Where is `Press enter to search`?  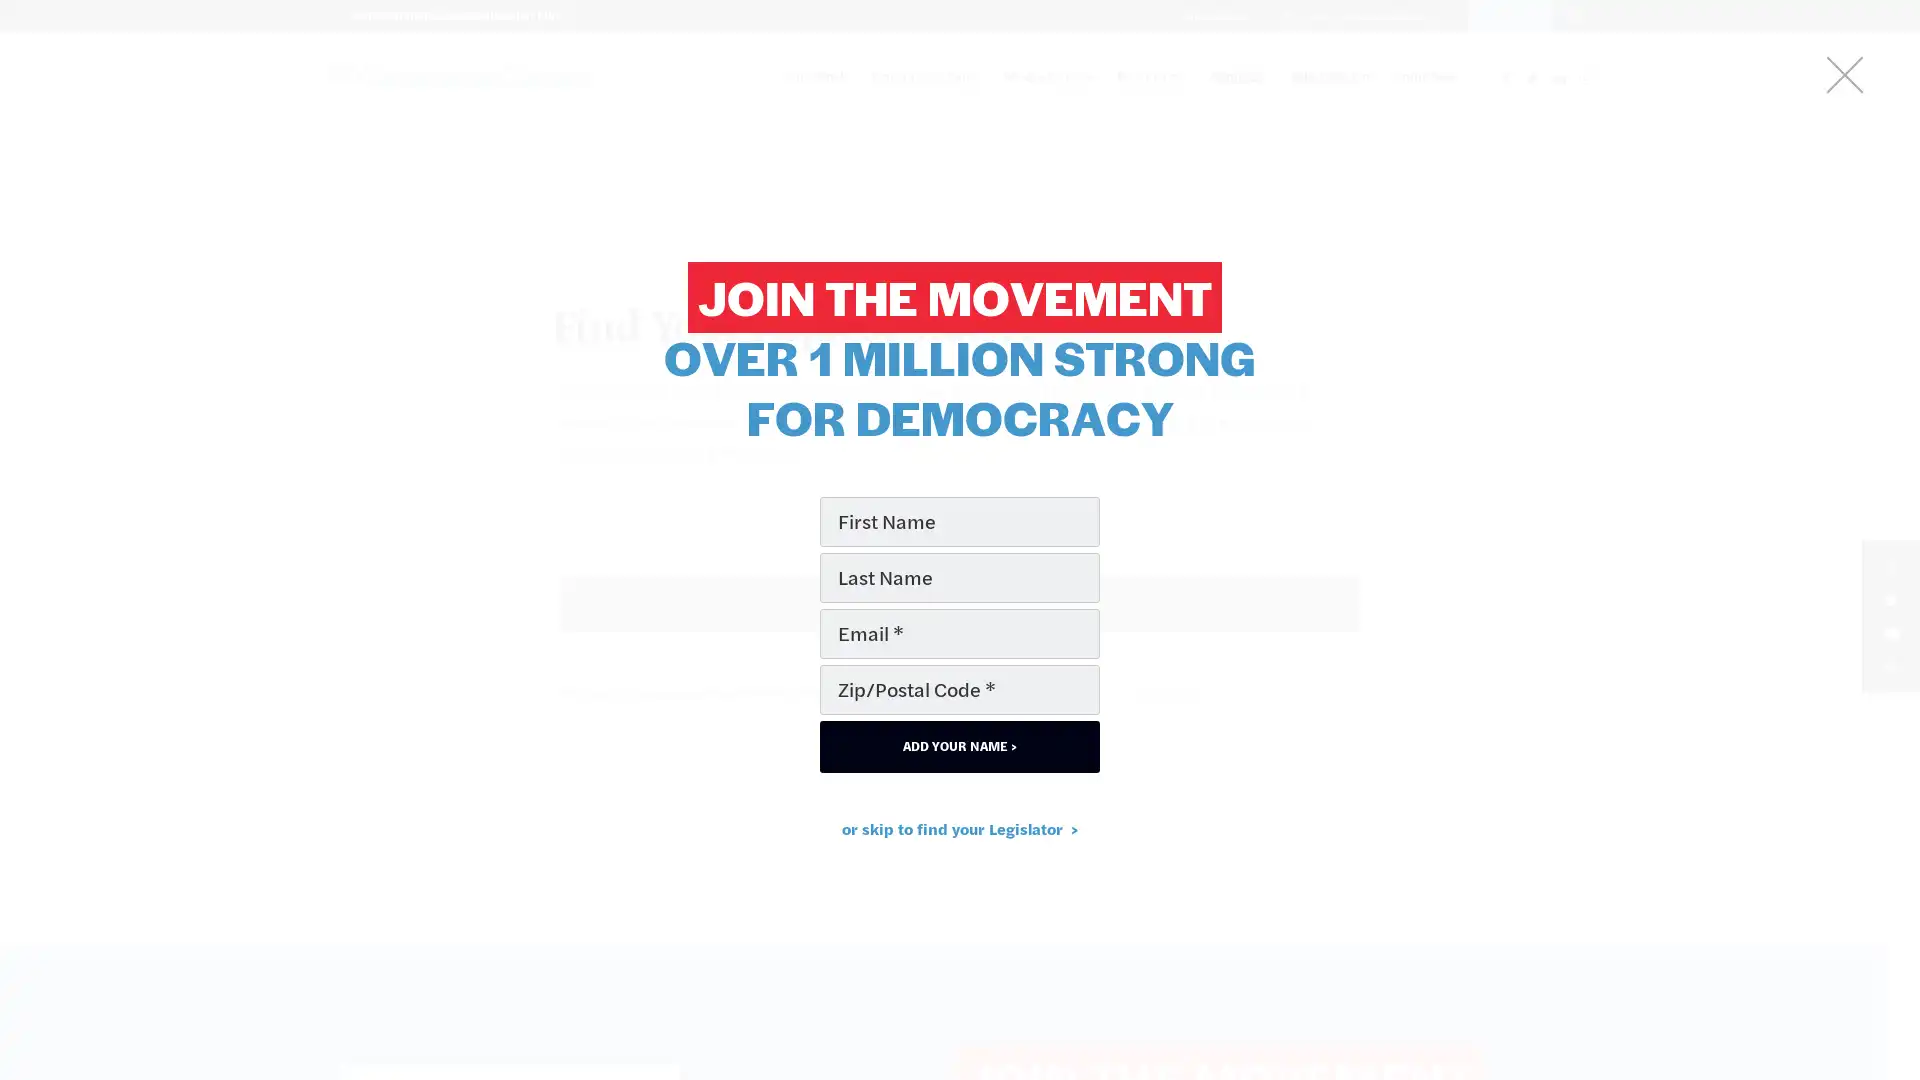
Press enter to search is located at coordinates (958, 647).